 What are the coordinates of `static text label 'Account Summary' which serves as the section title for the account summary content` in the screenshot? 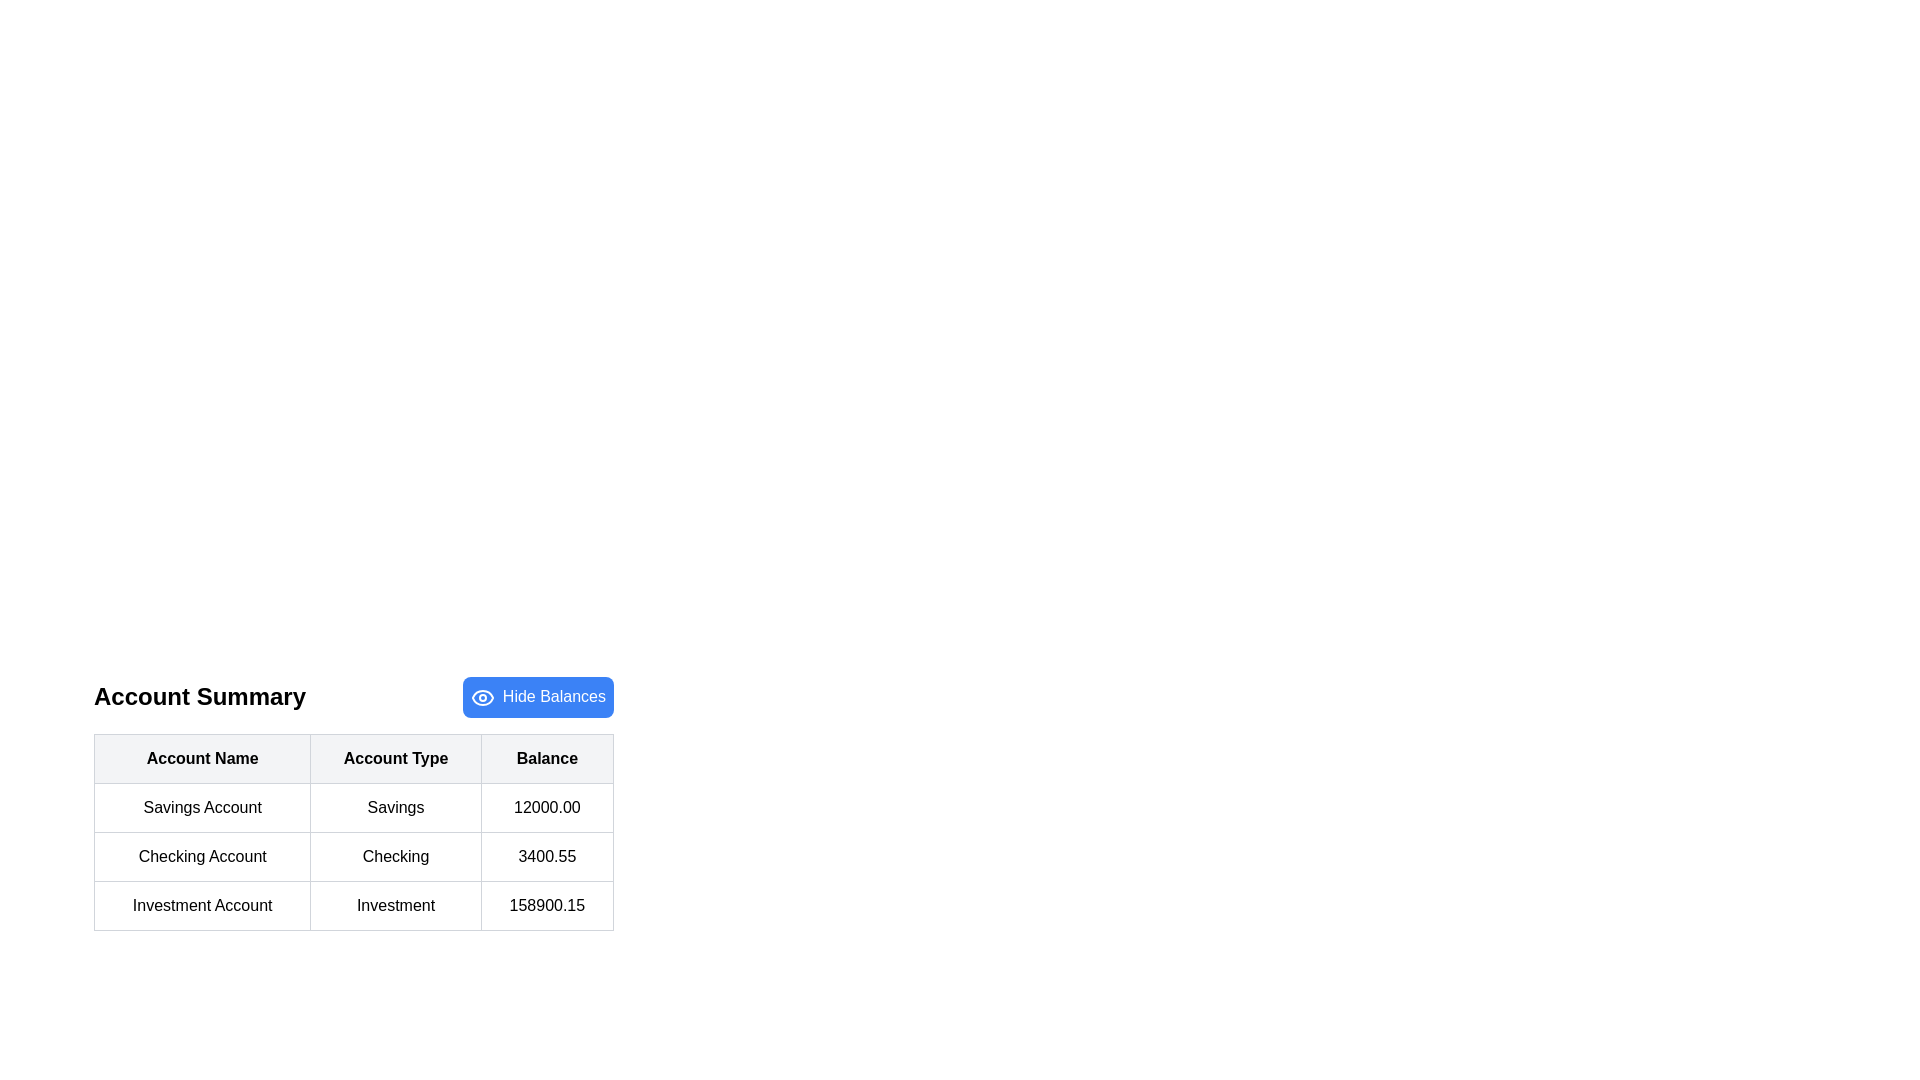 It's located at (200, 696).